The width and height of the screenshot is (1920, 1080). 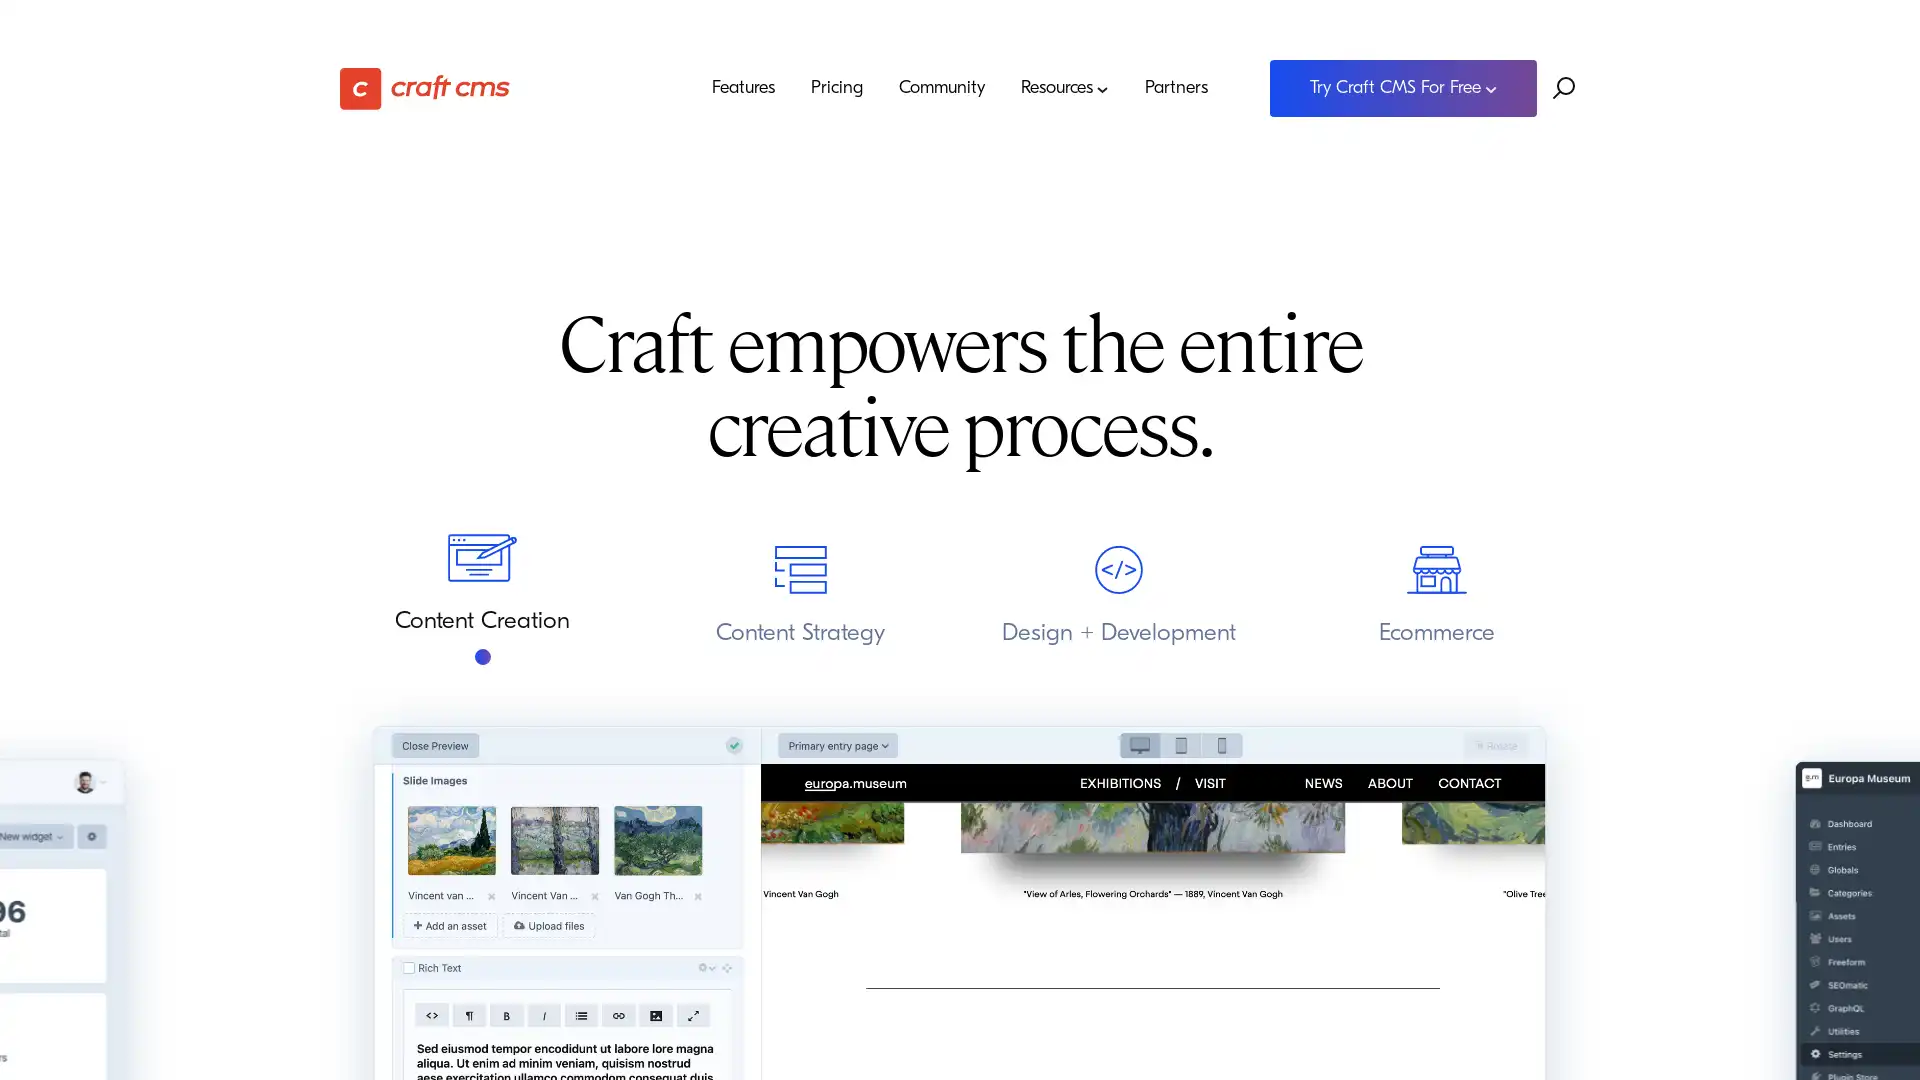 What do you see at coordinates (1563, 87) in the screenshot?
I see `Search website` at bounding box center [1563, 87].